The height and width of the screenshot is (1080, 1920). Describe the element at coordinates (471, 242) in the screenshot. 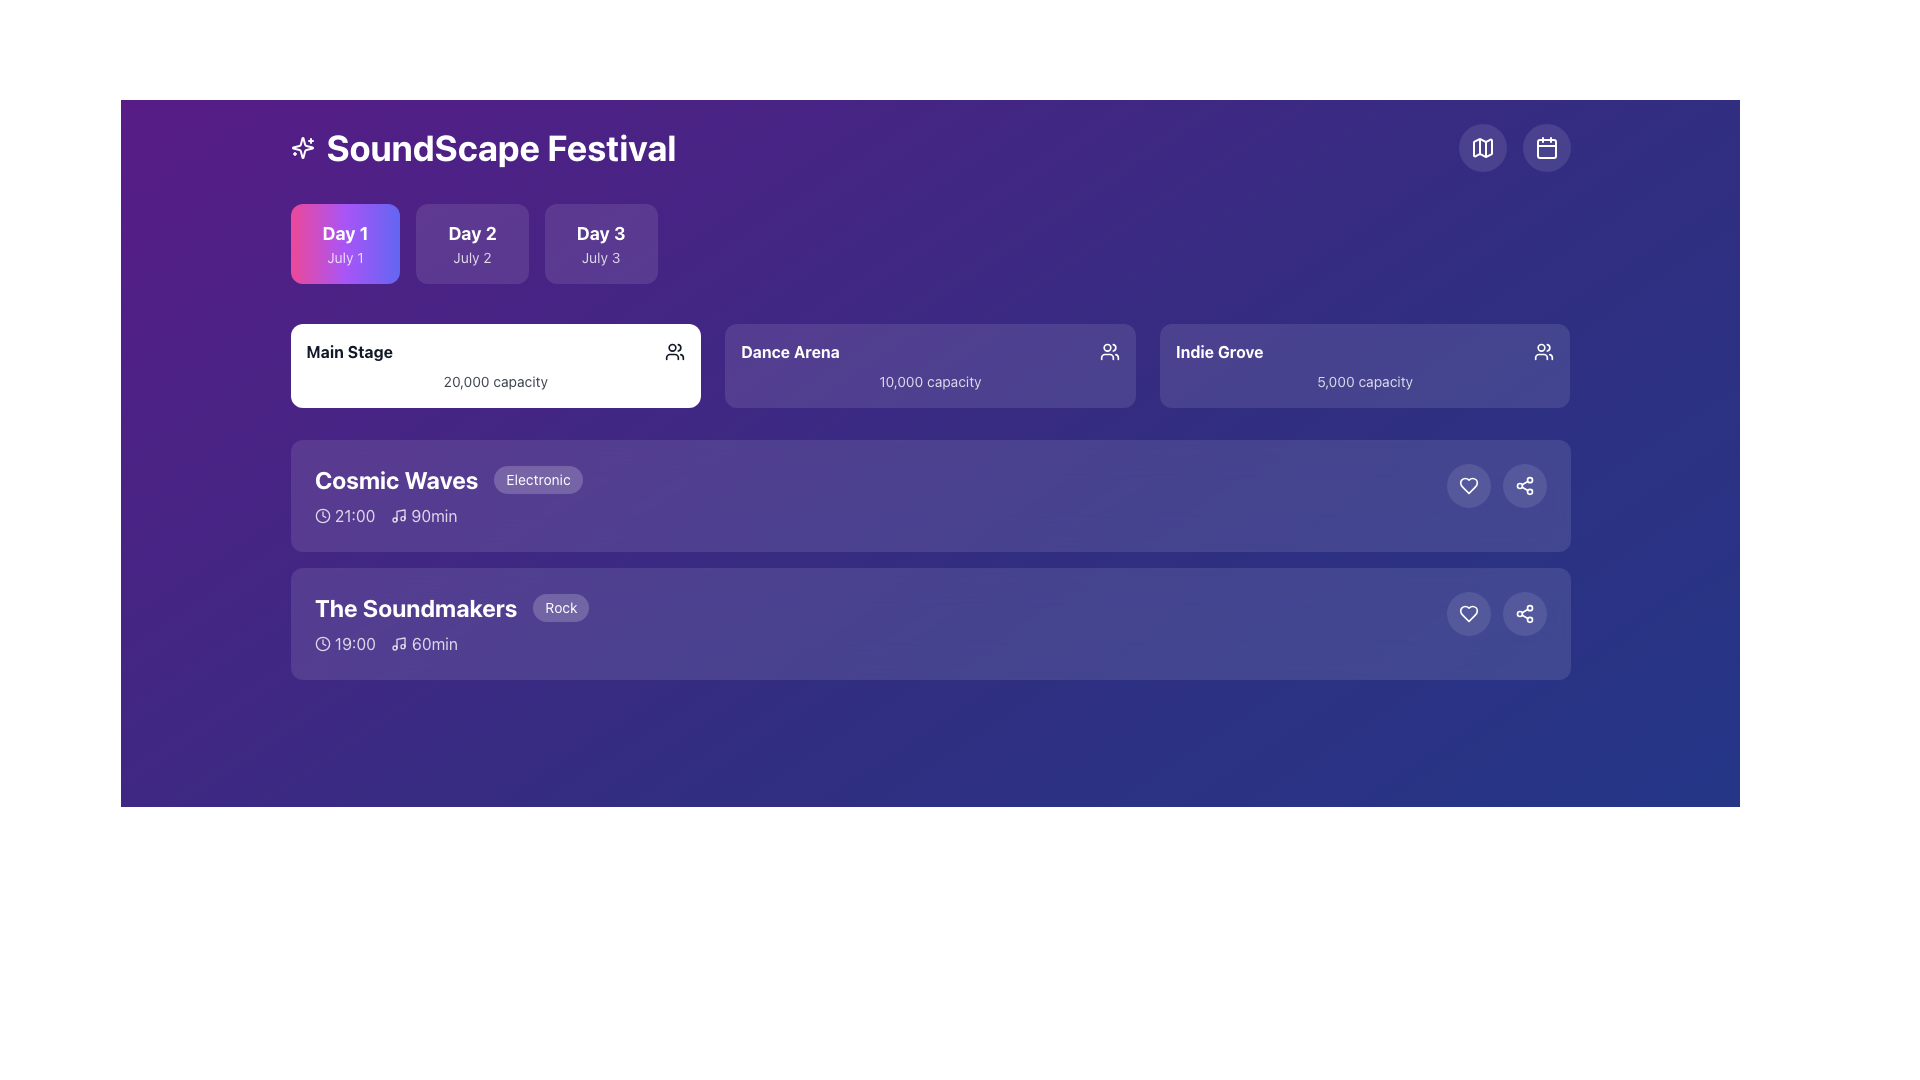

I see `the 'Day 2' card-like button with a rounded rectangle shape` at that location.